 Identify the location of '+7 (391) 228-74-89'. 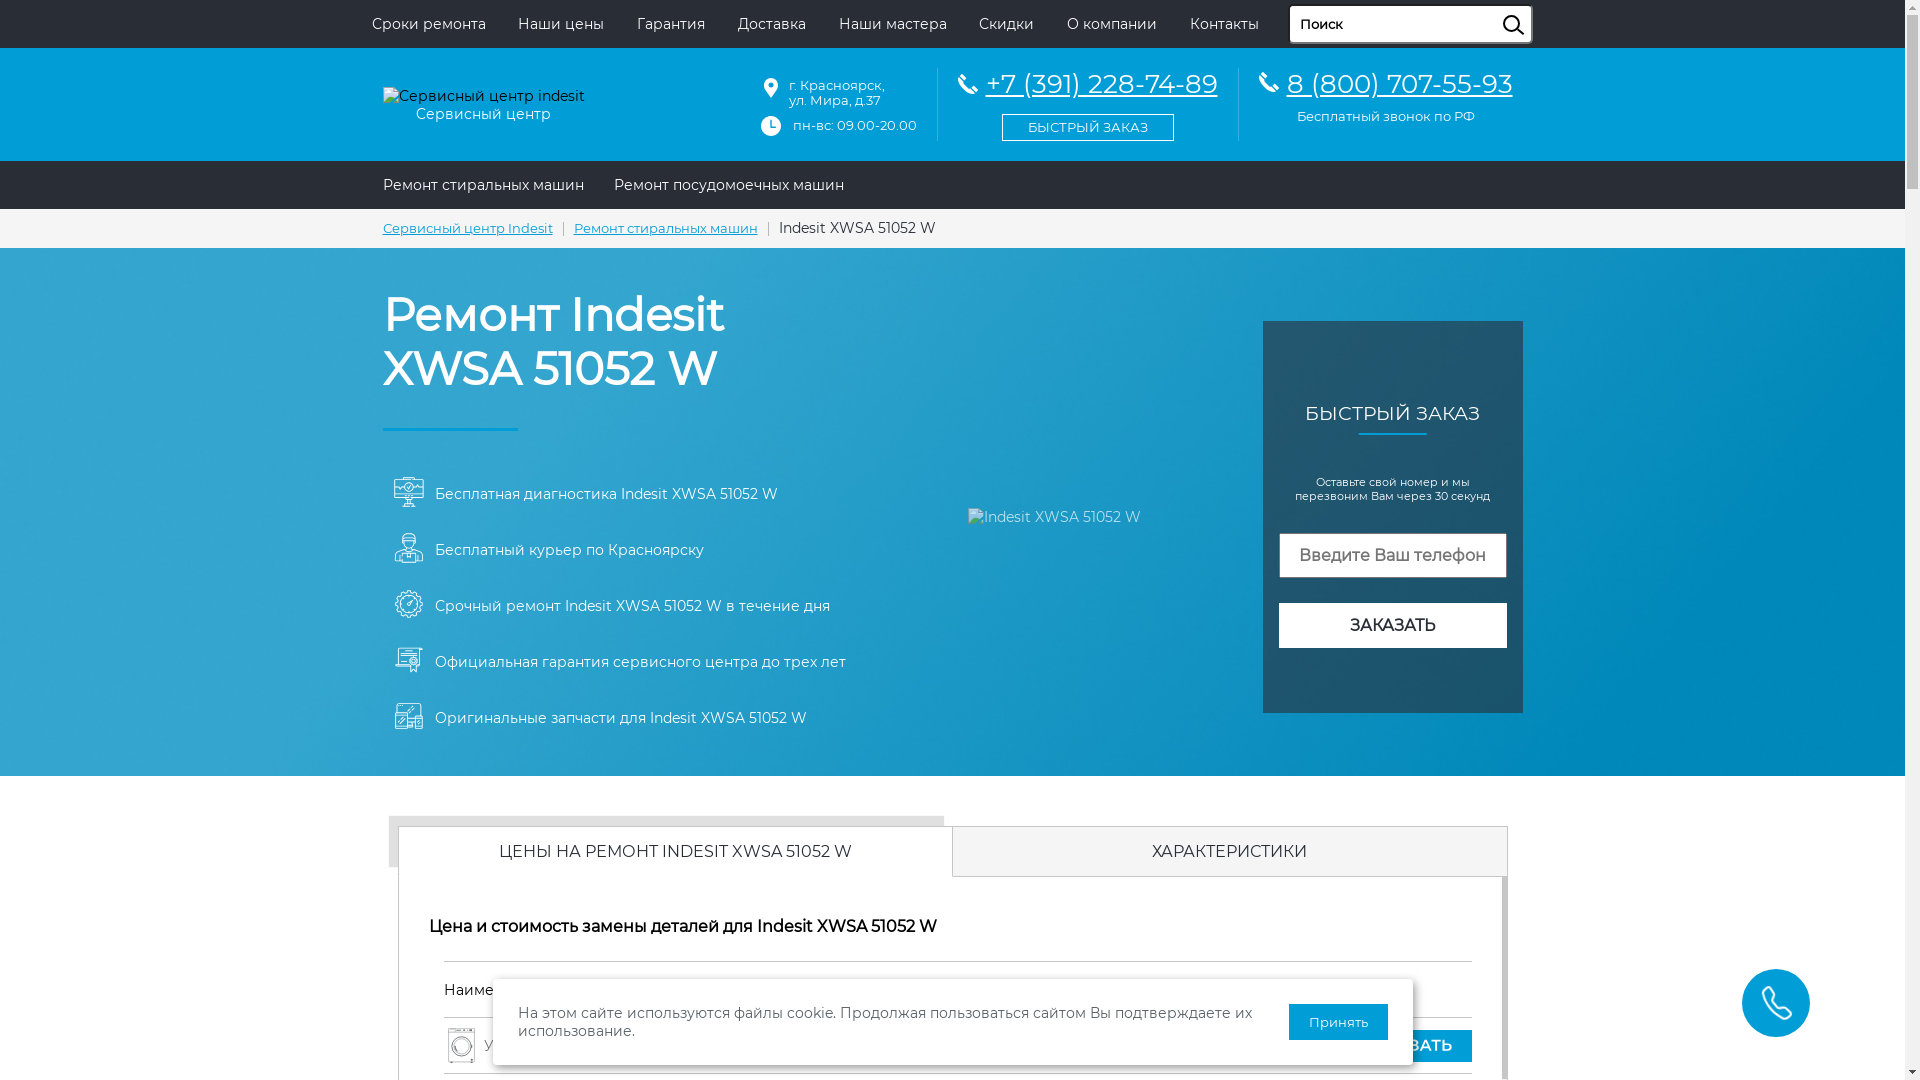
(957, 101).